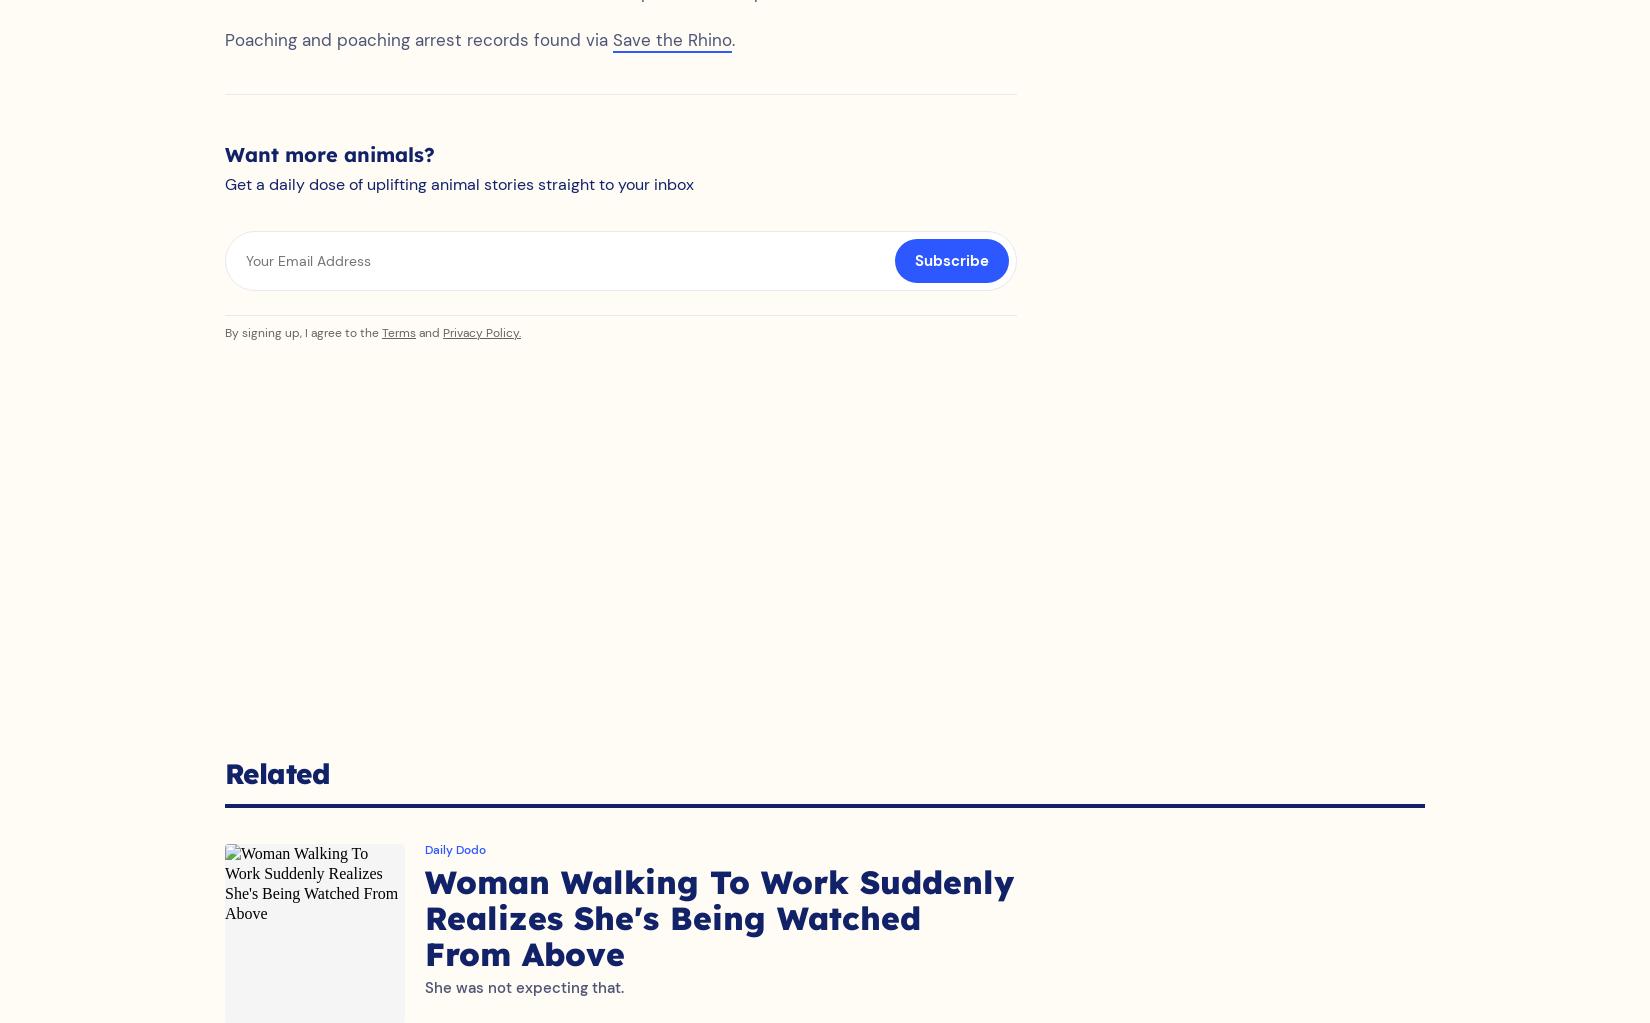  I want to click on 'Want more animals?', so click(330, 174).